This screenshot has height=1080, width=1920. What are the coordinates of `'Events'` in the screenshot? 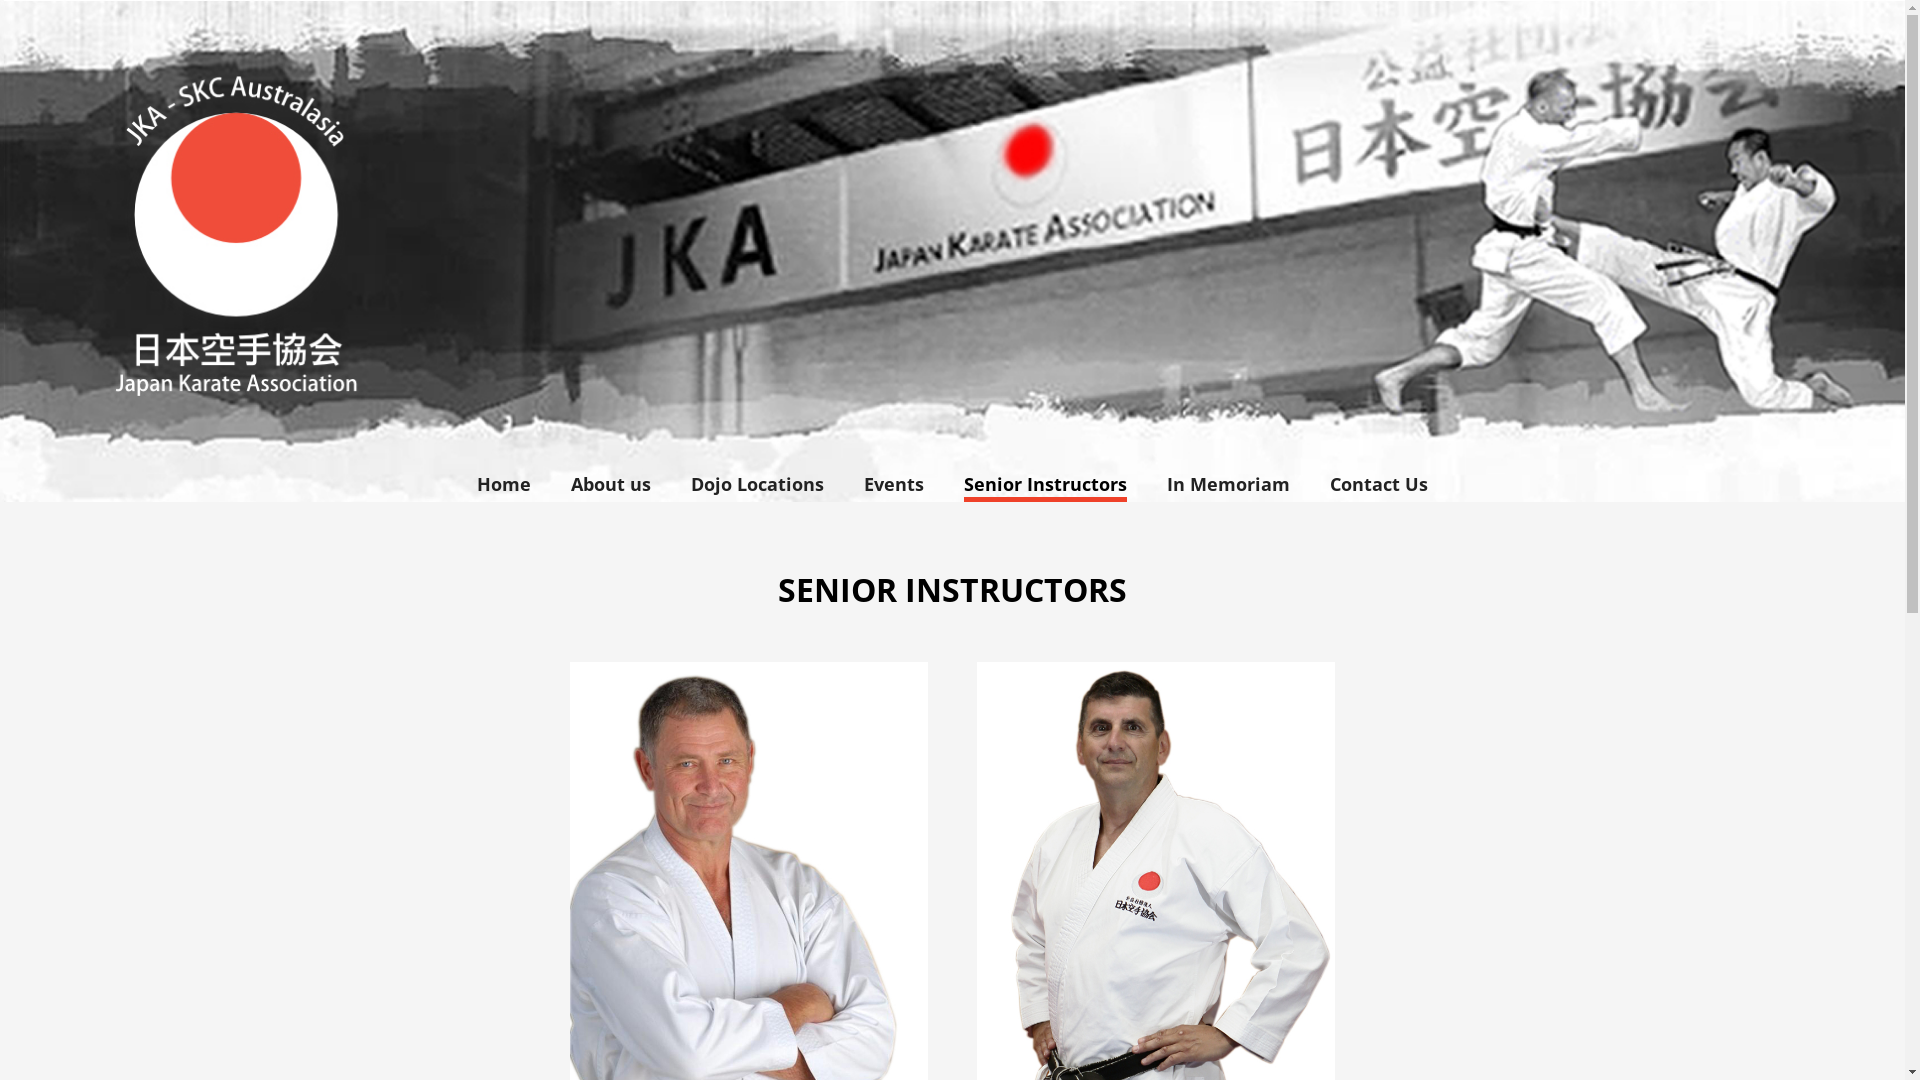 It's located at (844, 483).